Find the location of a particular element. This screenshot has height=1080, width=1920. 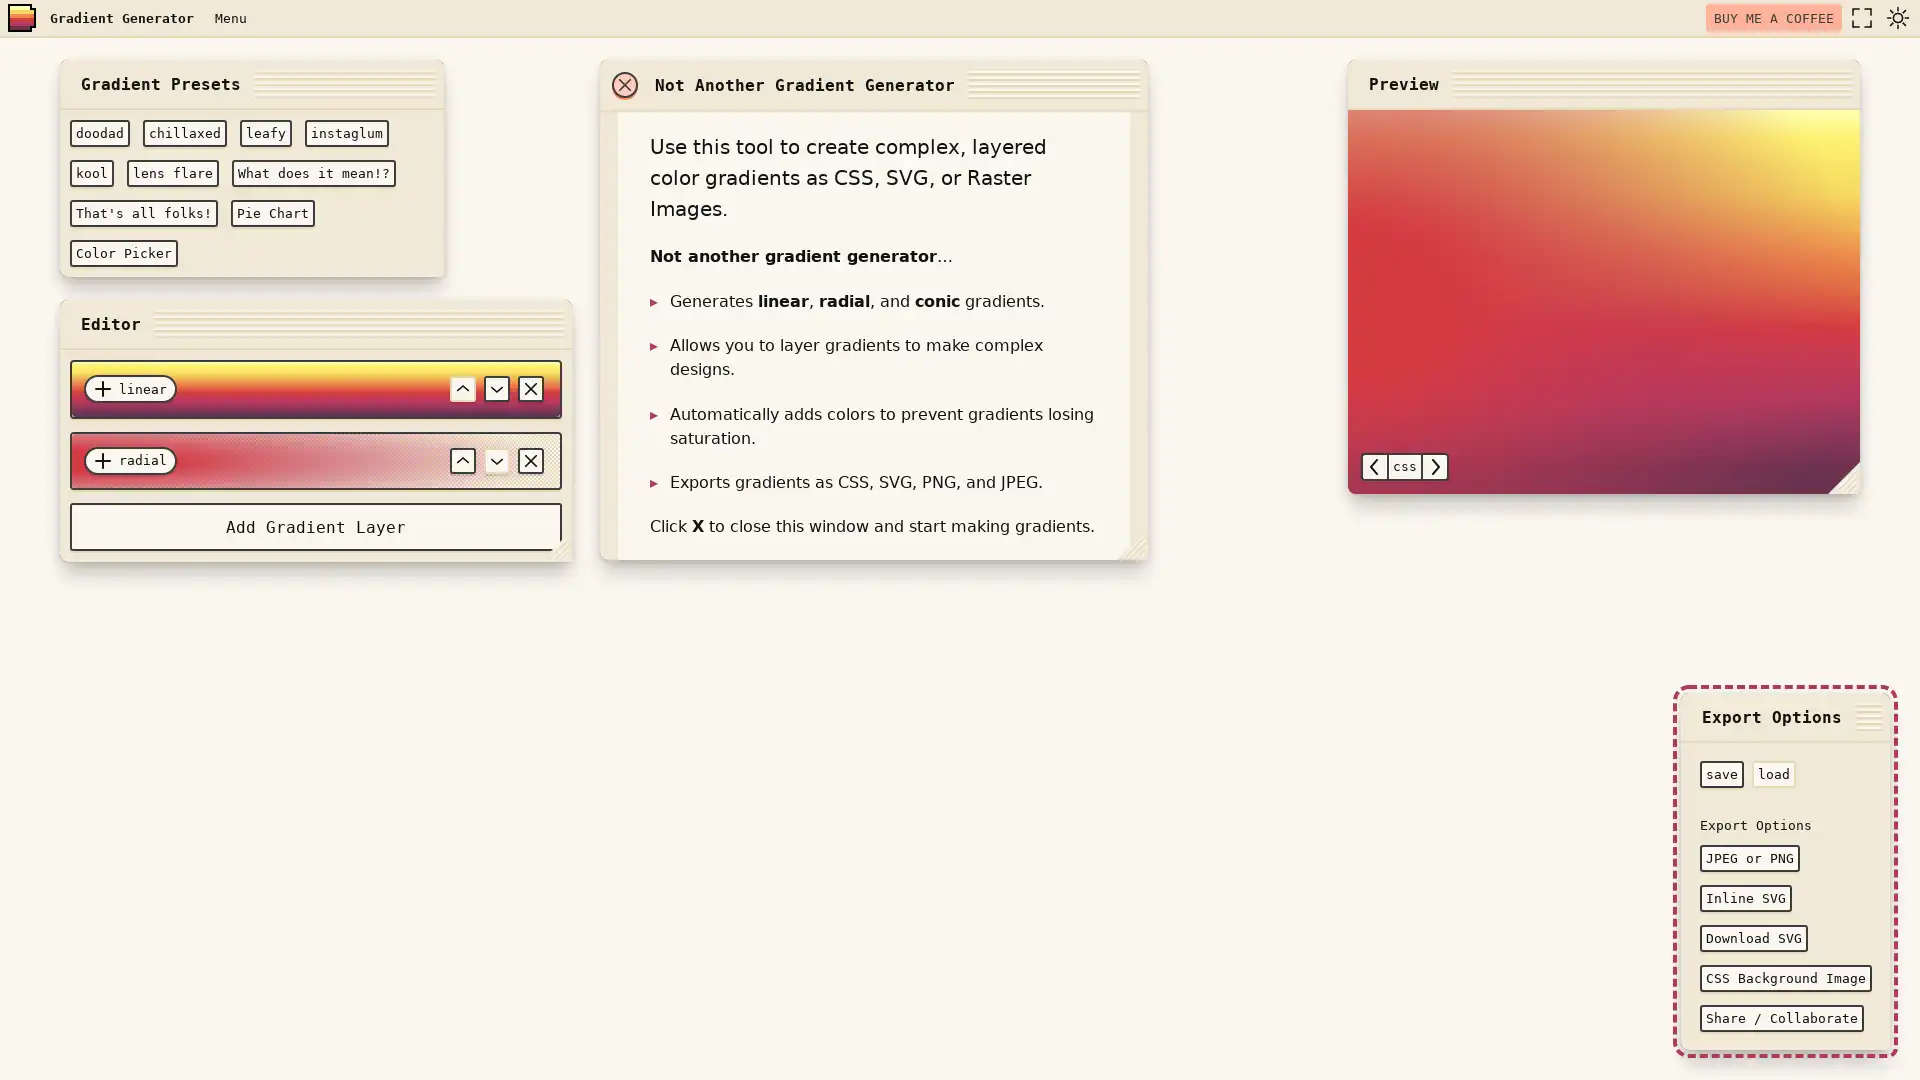

Color Picker is located at coordinates (123, 251).